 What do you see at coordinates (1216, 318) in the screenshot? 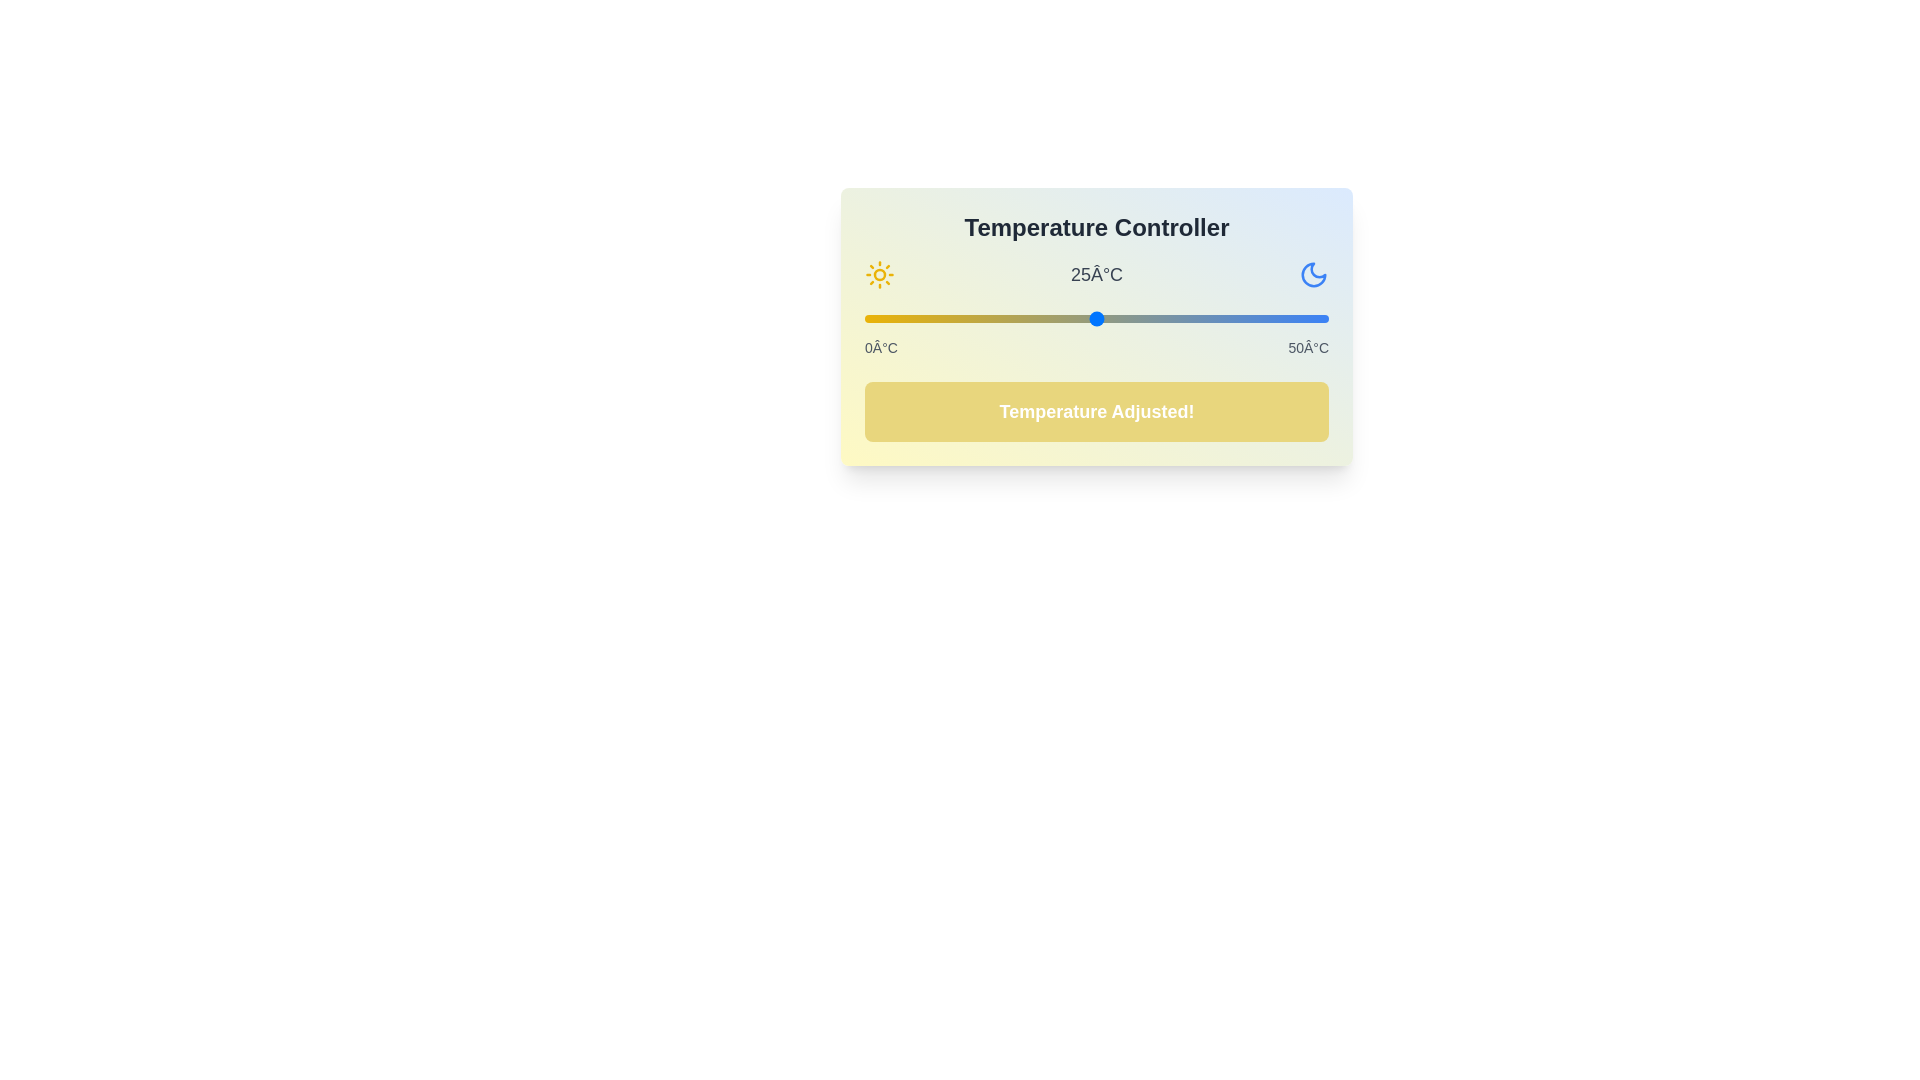
I see `the slider to set the temperature to 38°C` at bounding box center [1216, 318].